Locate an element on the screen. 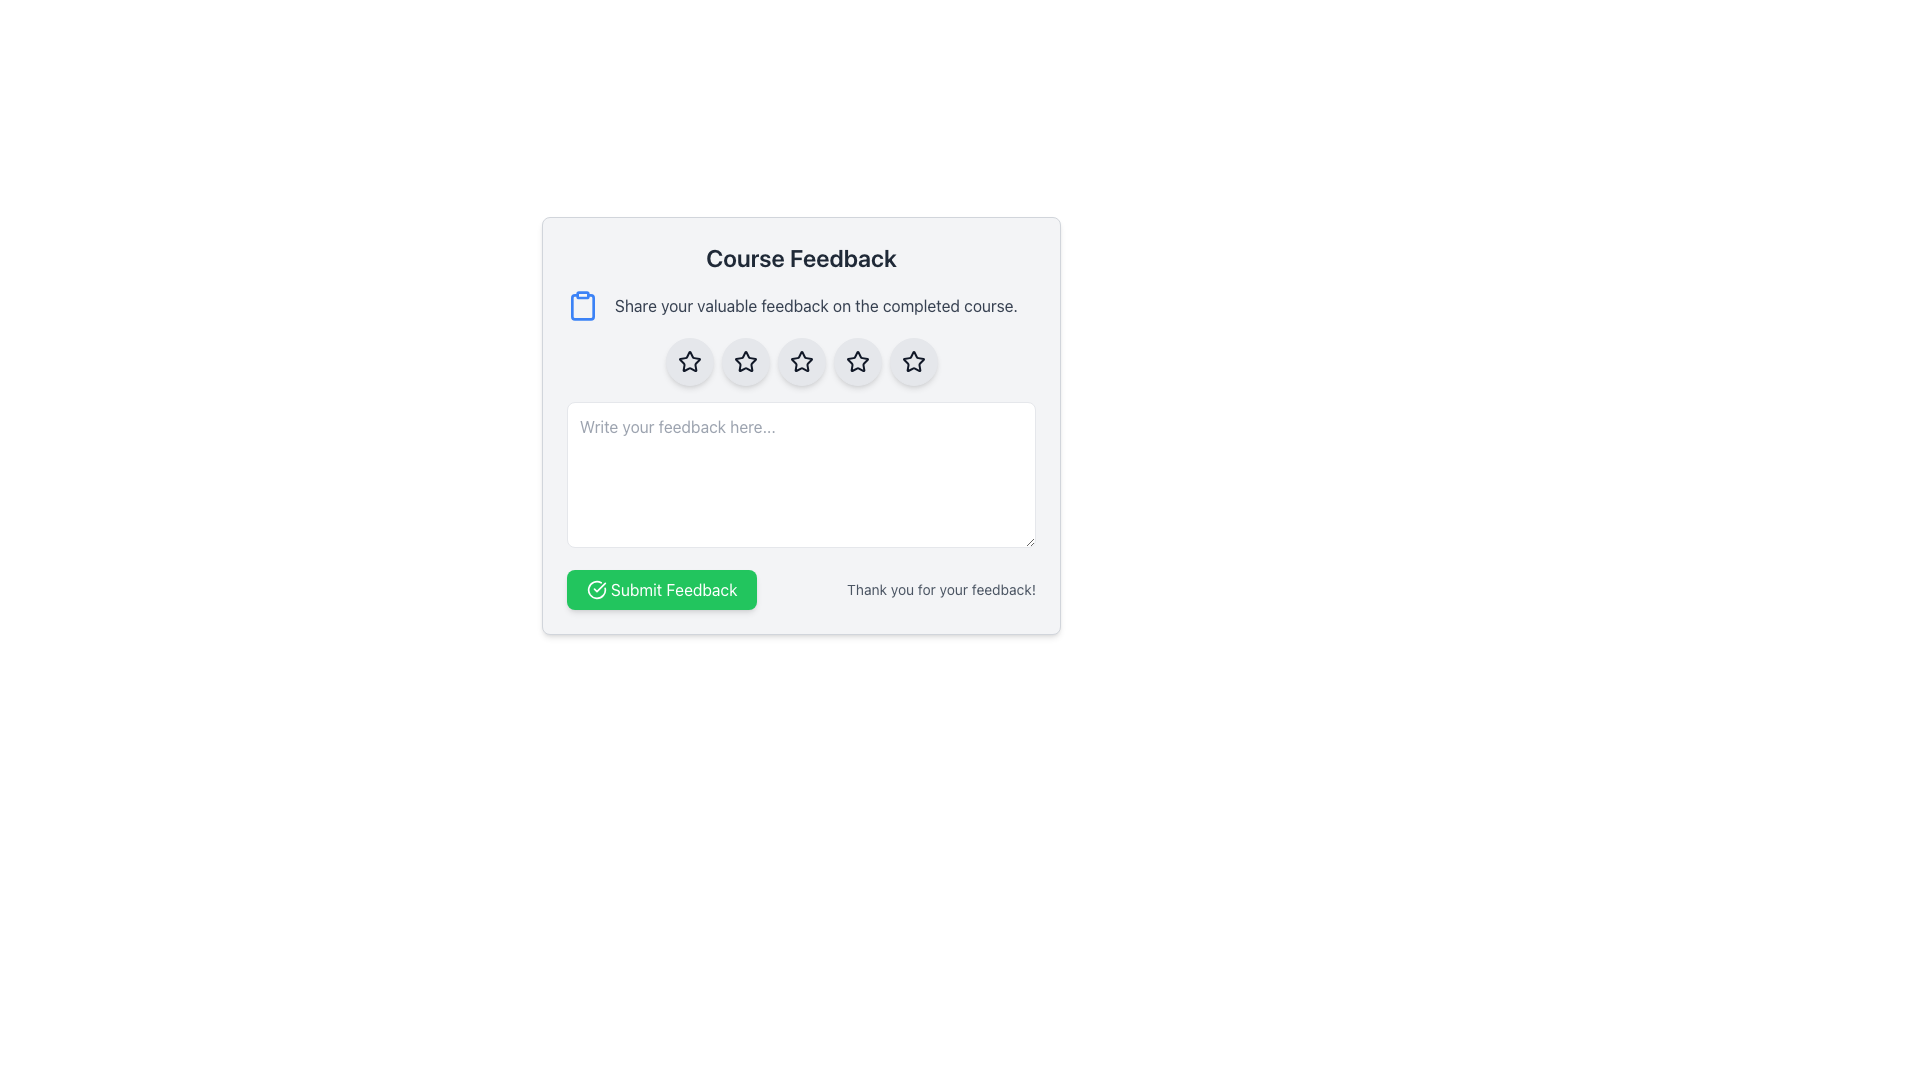 The height and width of the screenshot is (1080, 1920). the third button in the horizontal row of five identical buttons is located at coordinates (801, 362).